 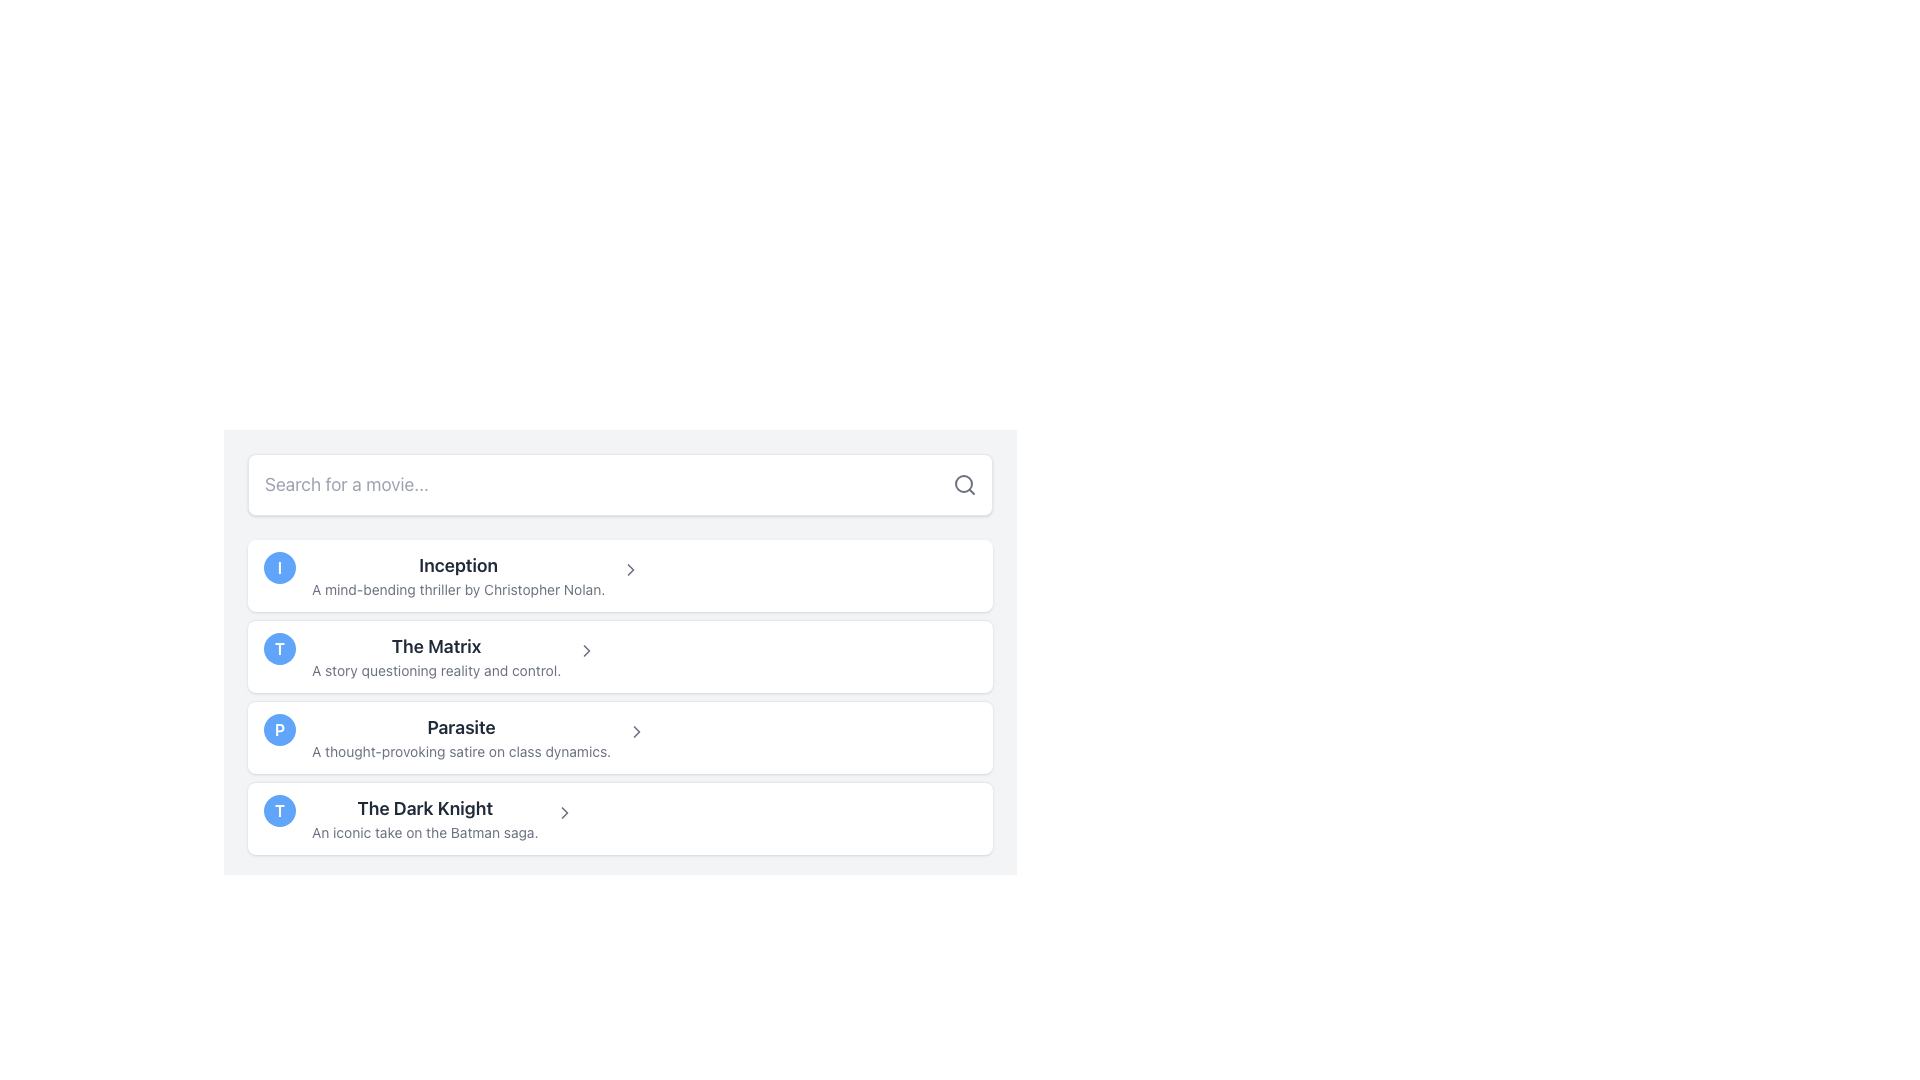 What do you see at coordinates (457, 589) in the screenshot?
I see `text snippet 'A mind-bending thriller by Christopher Nolan.' located directly below the title 'Inception' in the movie details section` at bounding box center [457, 589].